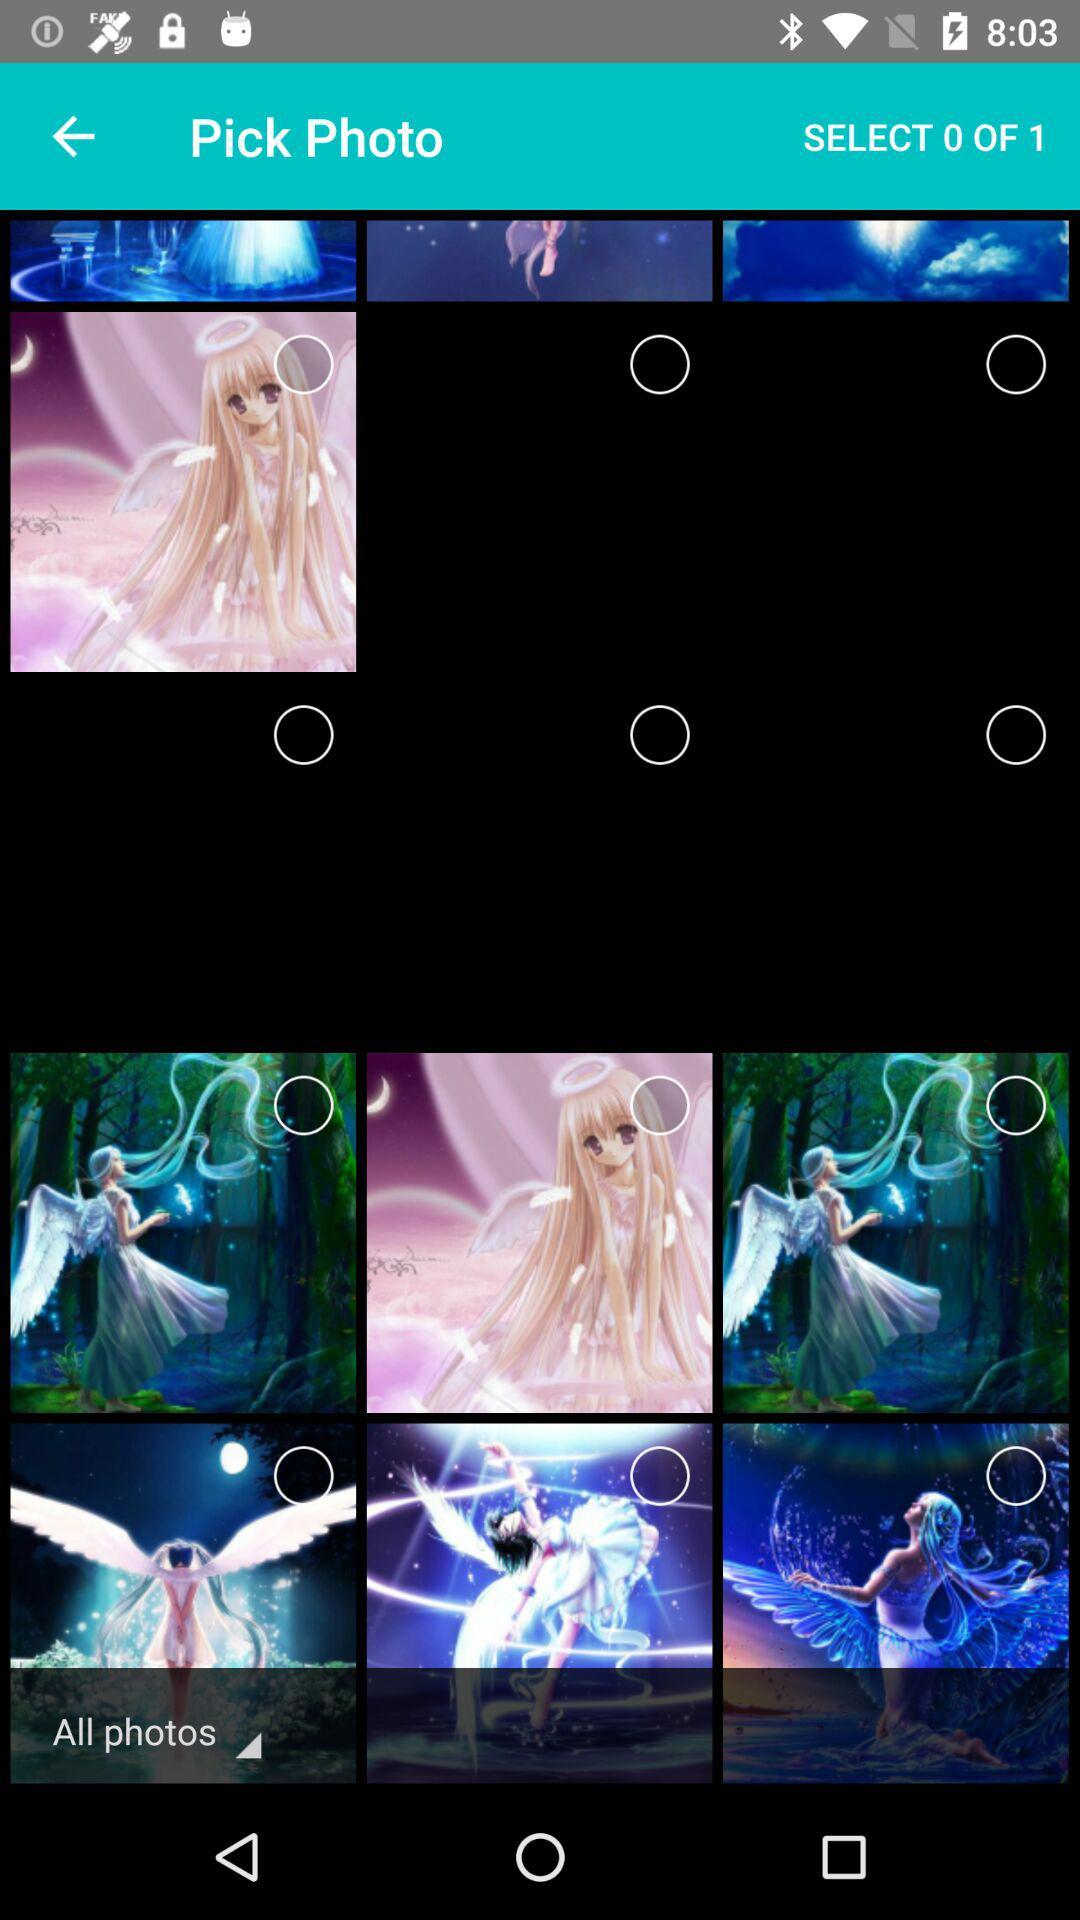 The height and width of the screenshot is (1920, 1080). Describe the element at coordinates (1016, 1104) in the screenshot. I see `photo` at that location.